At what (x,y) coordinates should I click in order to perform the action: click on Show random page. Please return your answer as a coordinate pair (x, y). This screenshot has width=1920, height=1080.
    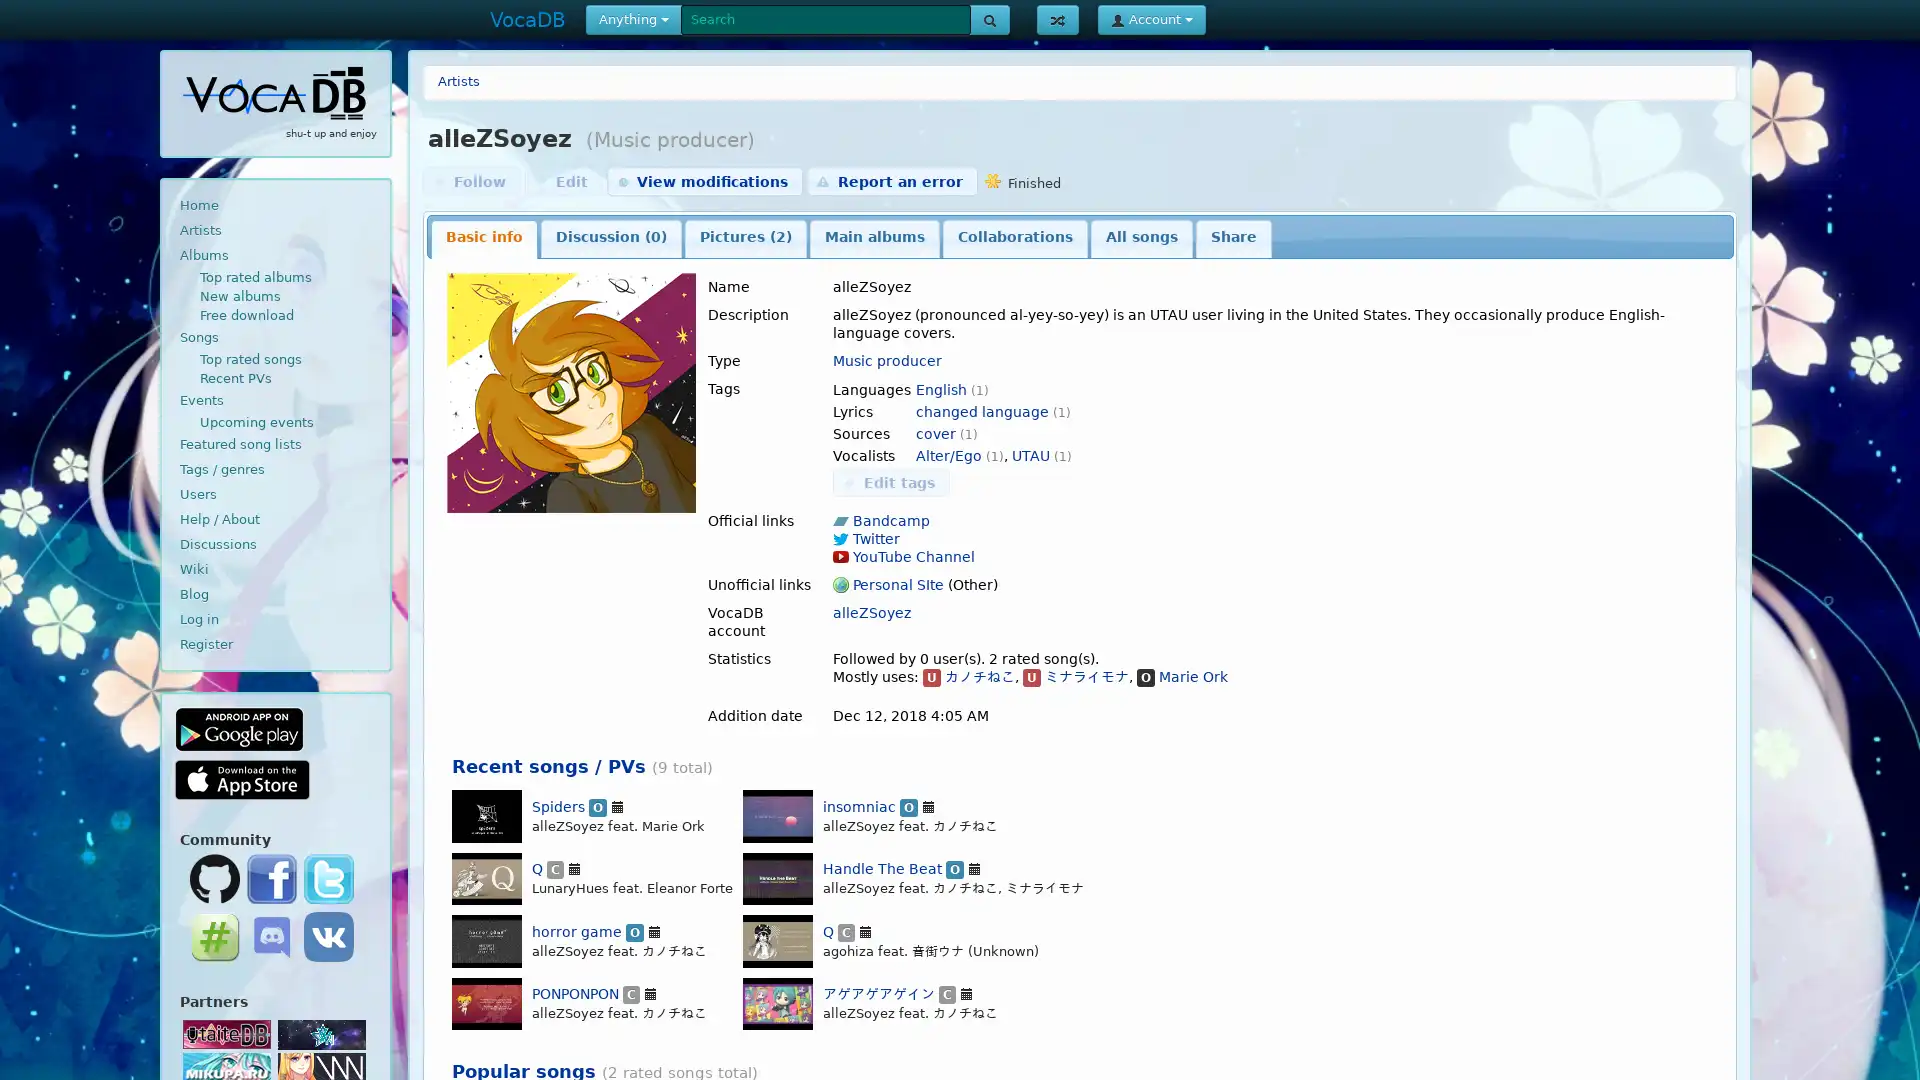
    Looking at the image, I should click on (1056, 19).